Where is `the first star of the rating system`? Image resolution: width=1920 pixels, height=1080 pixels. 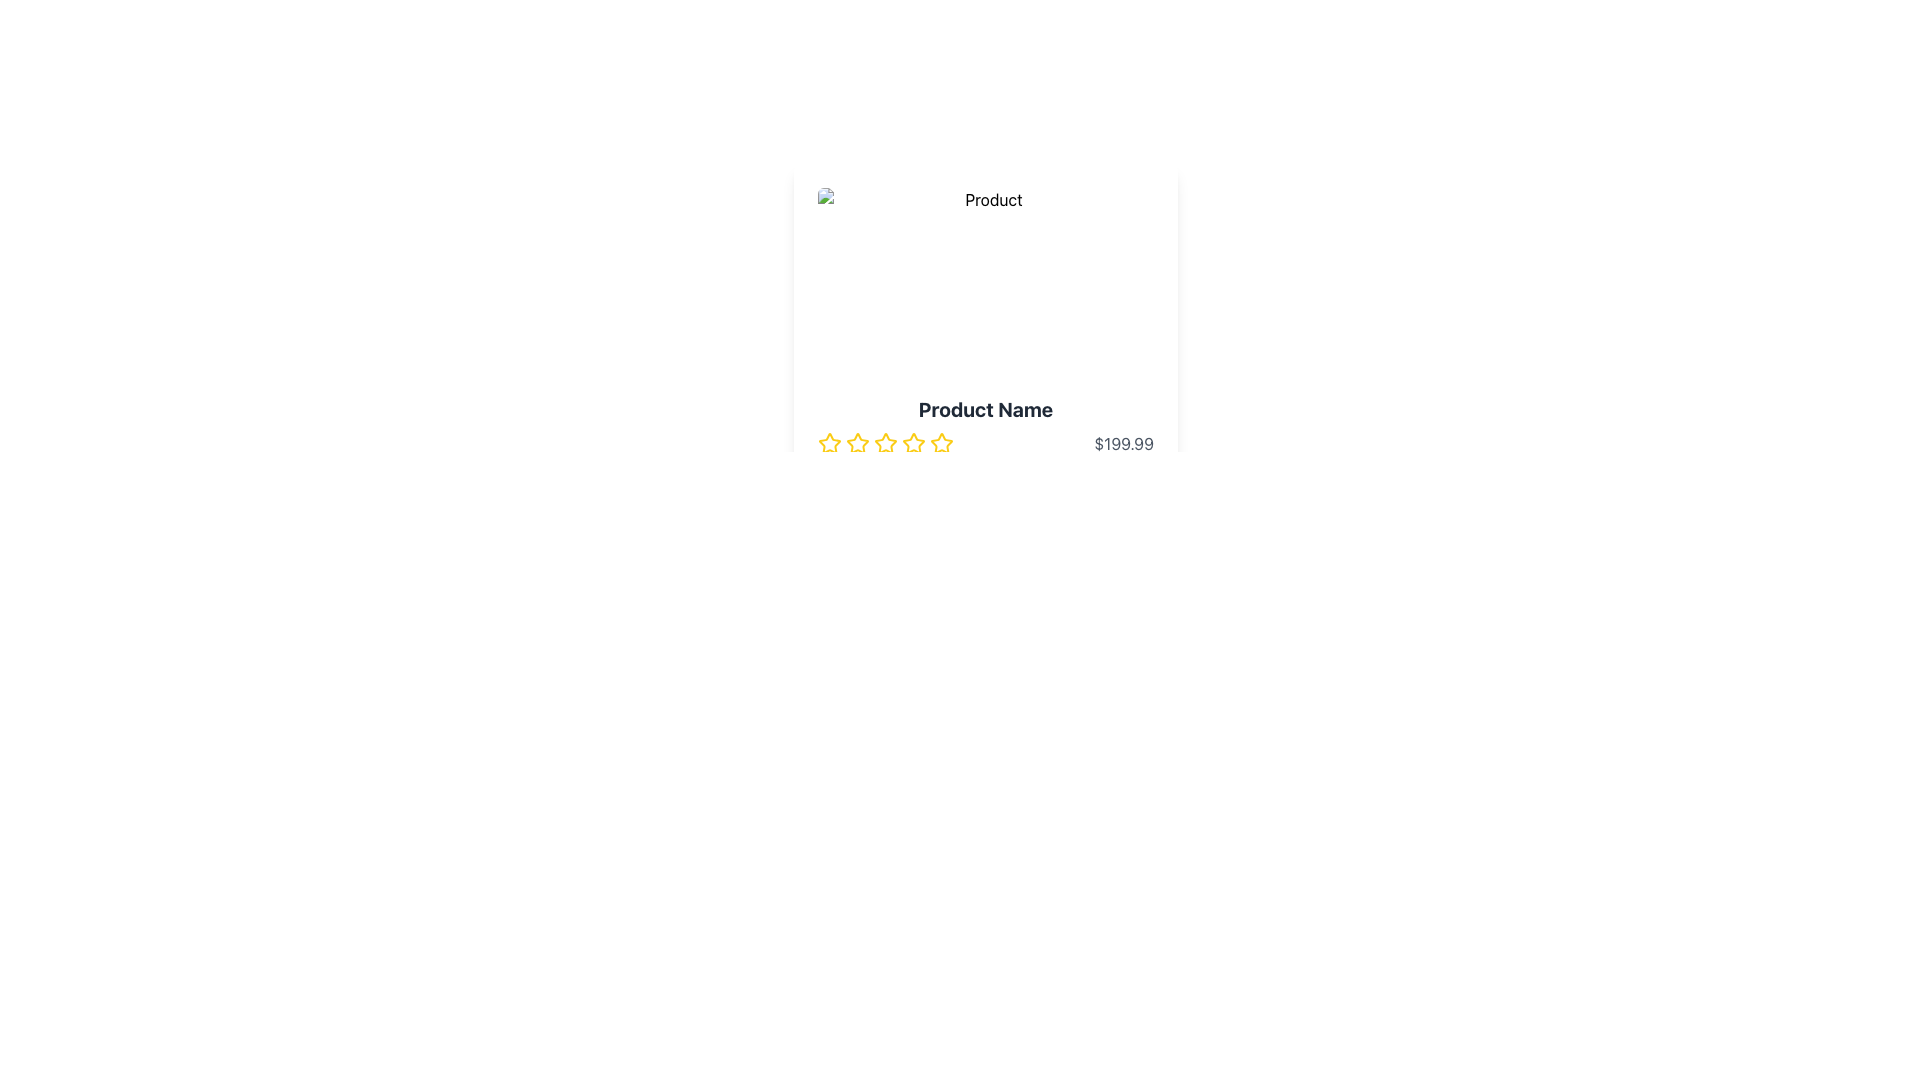 the first star of the rating system is located at coordinates (830, 442).